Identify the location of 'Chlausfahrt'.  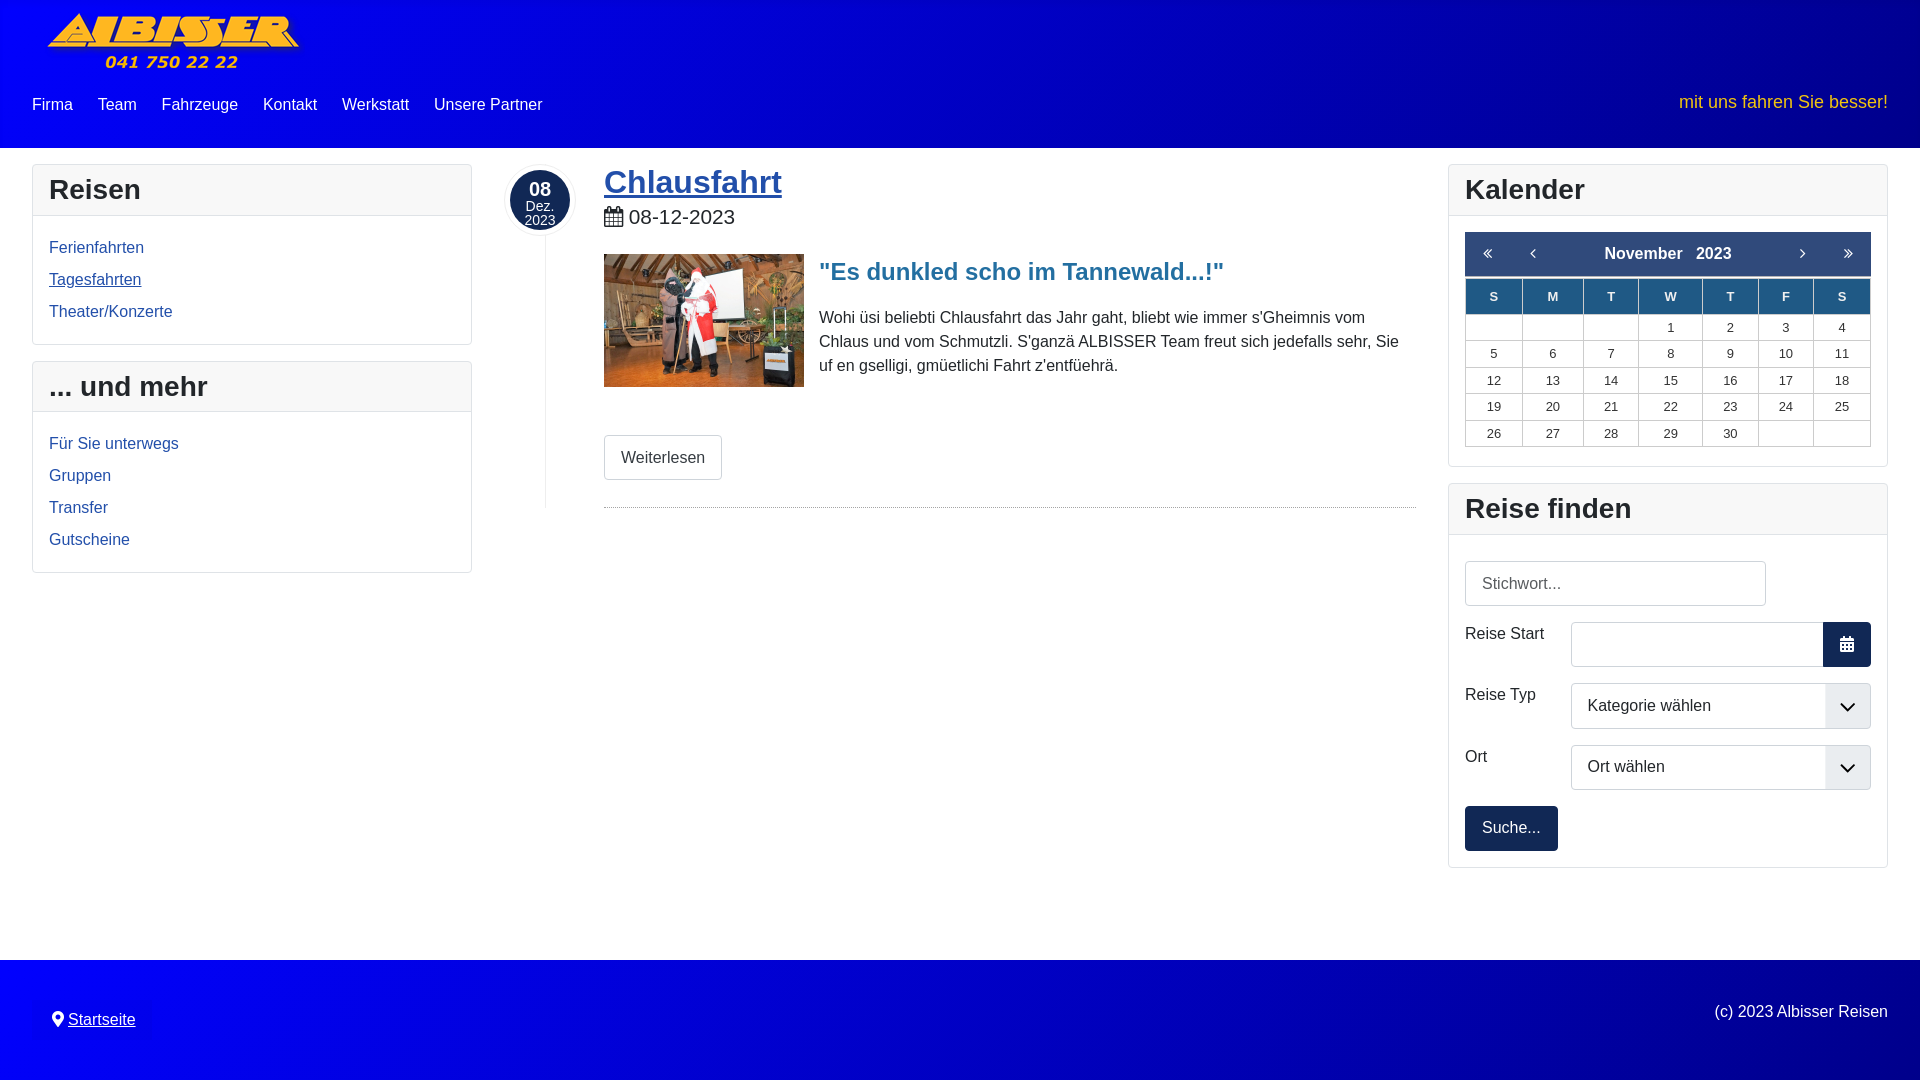
(692, 181).